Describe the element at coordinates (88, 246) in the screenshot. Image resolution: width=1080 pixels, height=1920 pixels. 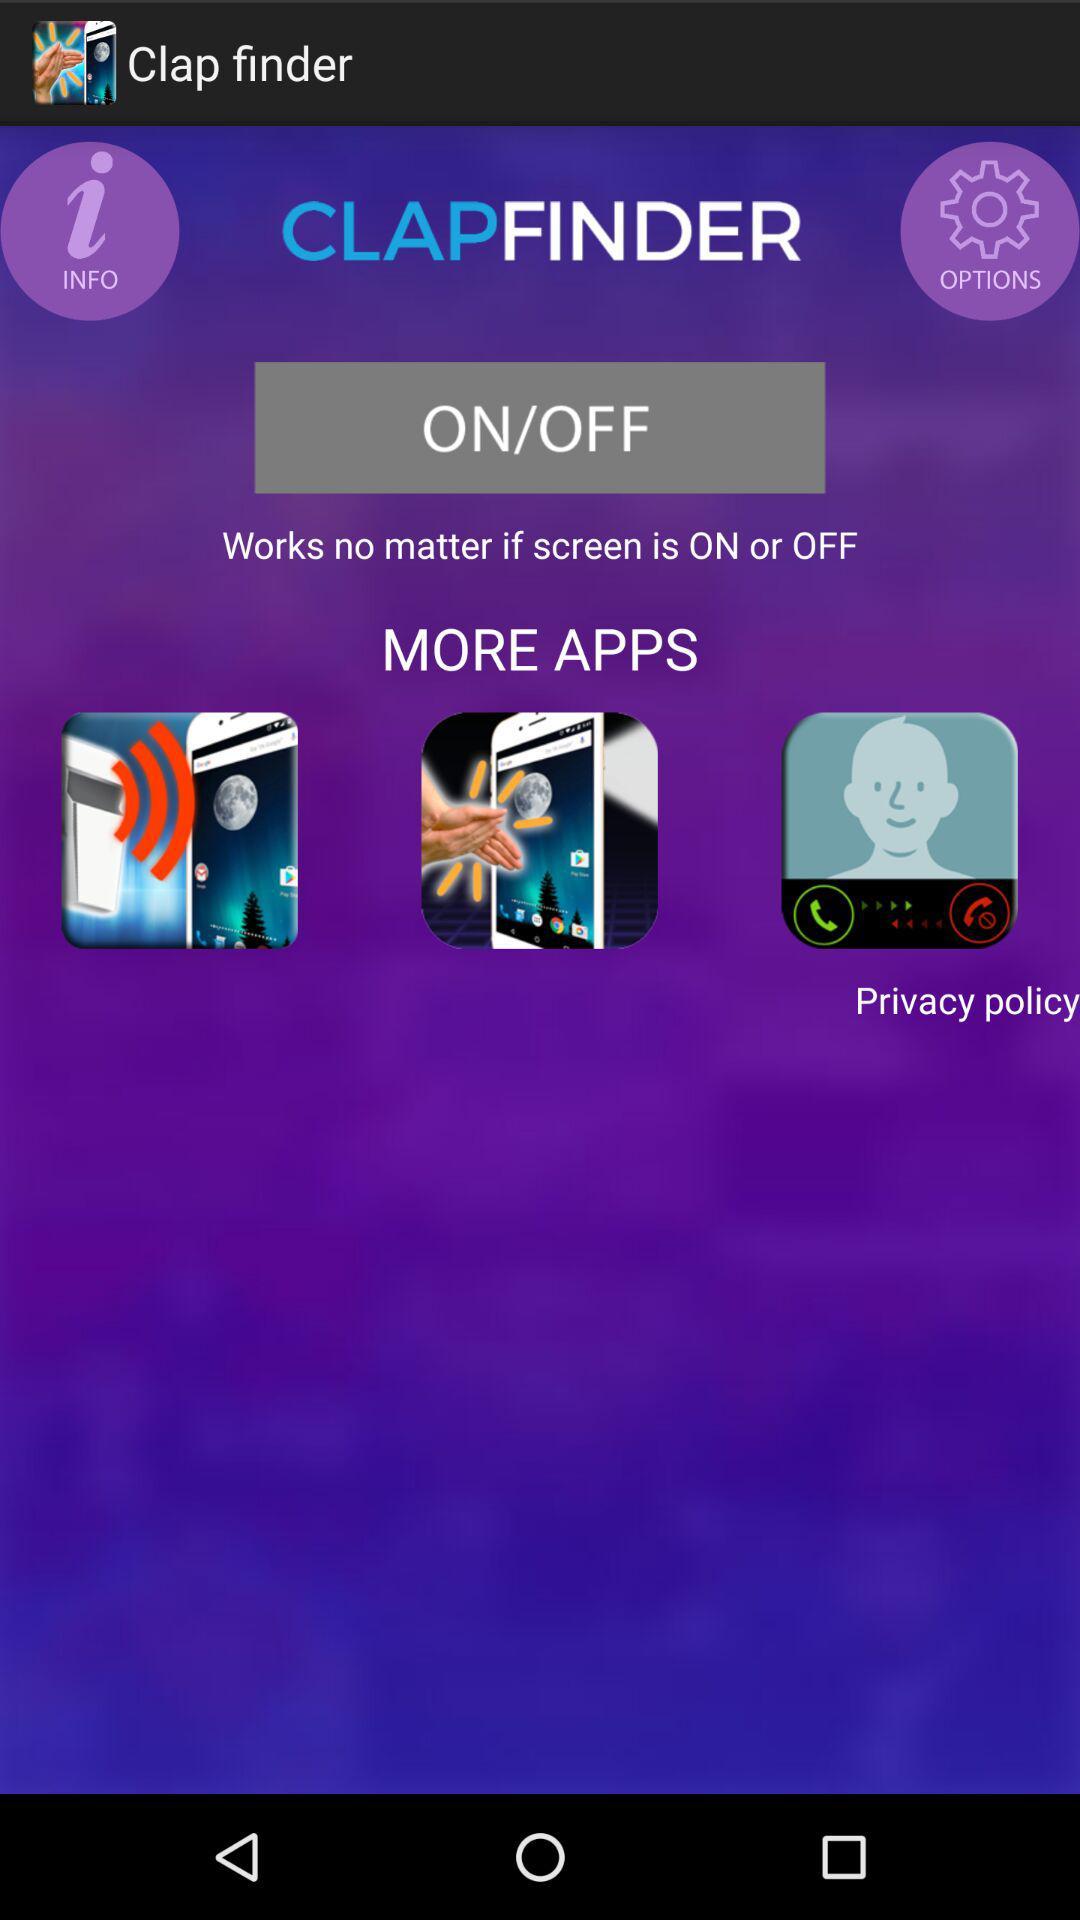
I see `the info icon` at that location.